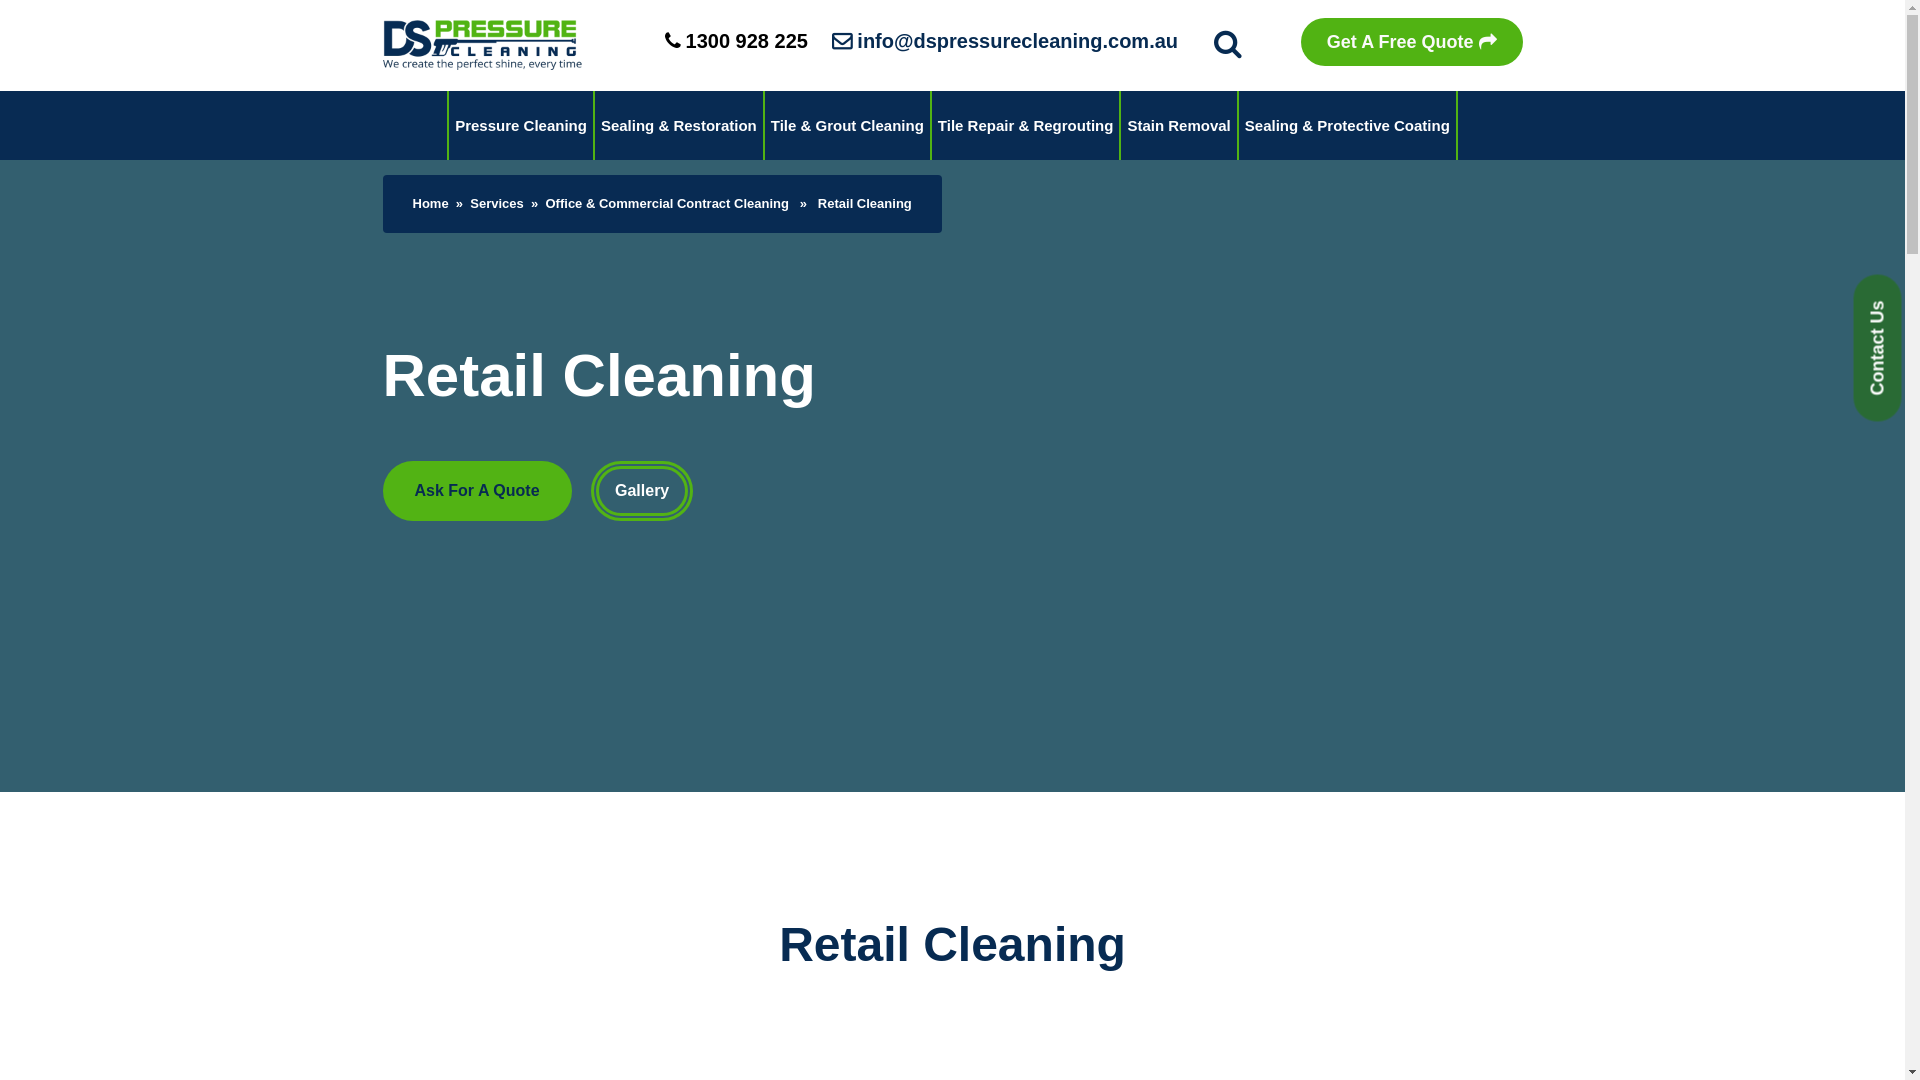  Describe the element at coordinates (1004, 41) in the screenshot. I see `'info@dspressurecleaning.com.au'` at that location.